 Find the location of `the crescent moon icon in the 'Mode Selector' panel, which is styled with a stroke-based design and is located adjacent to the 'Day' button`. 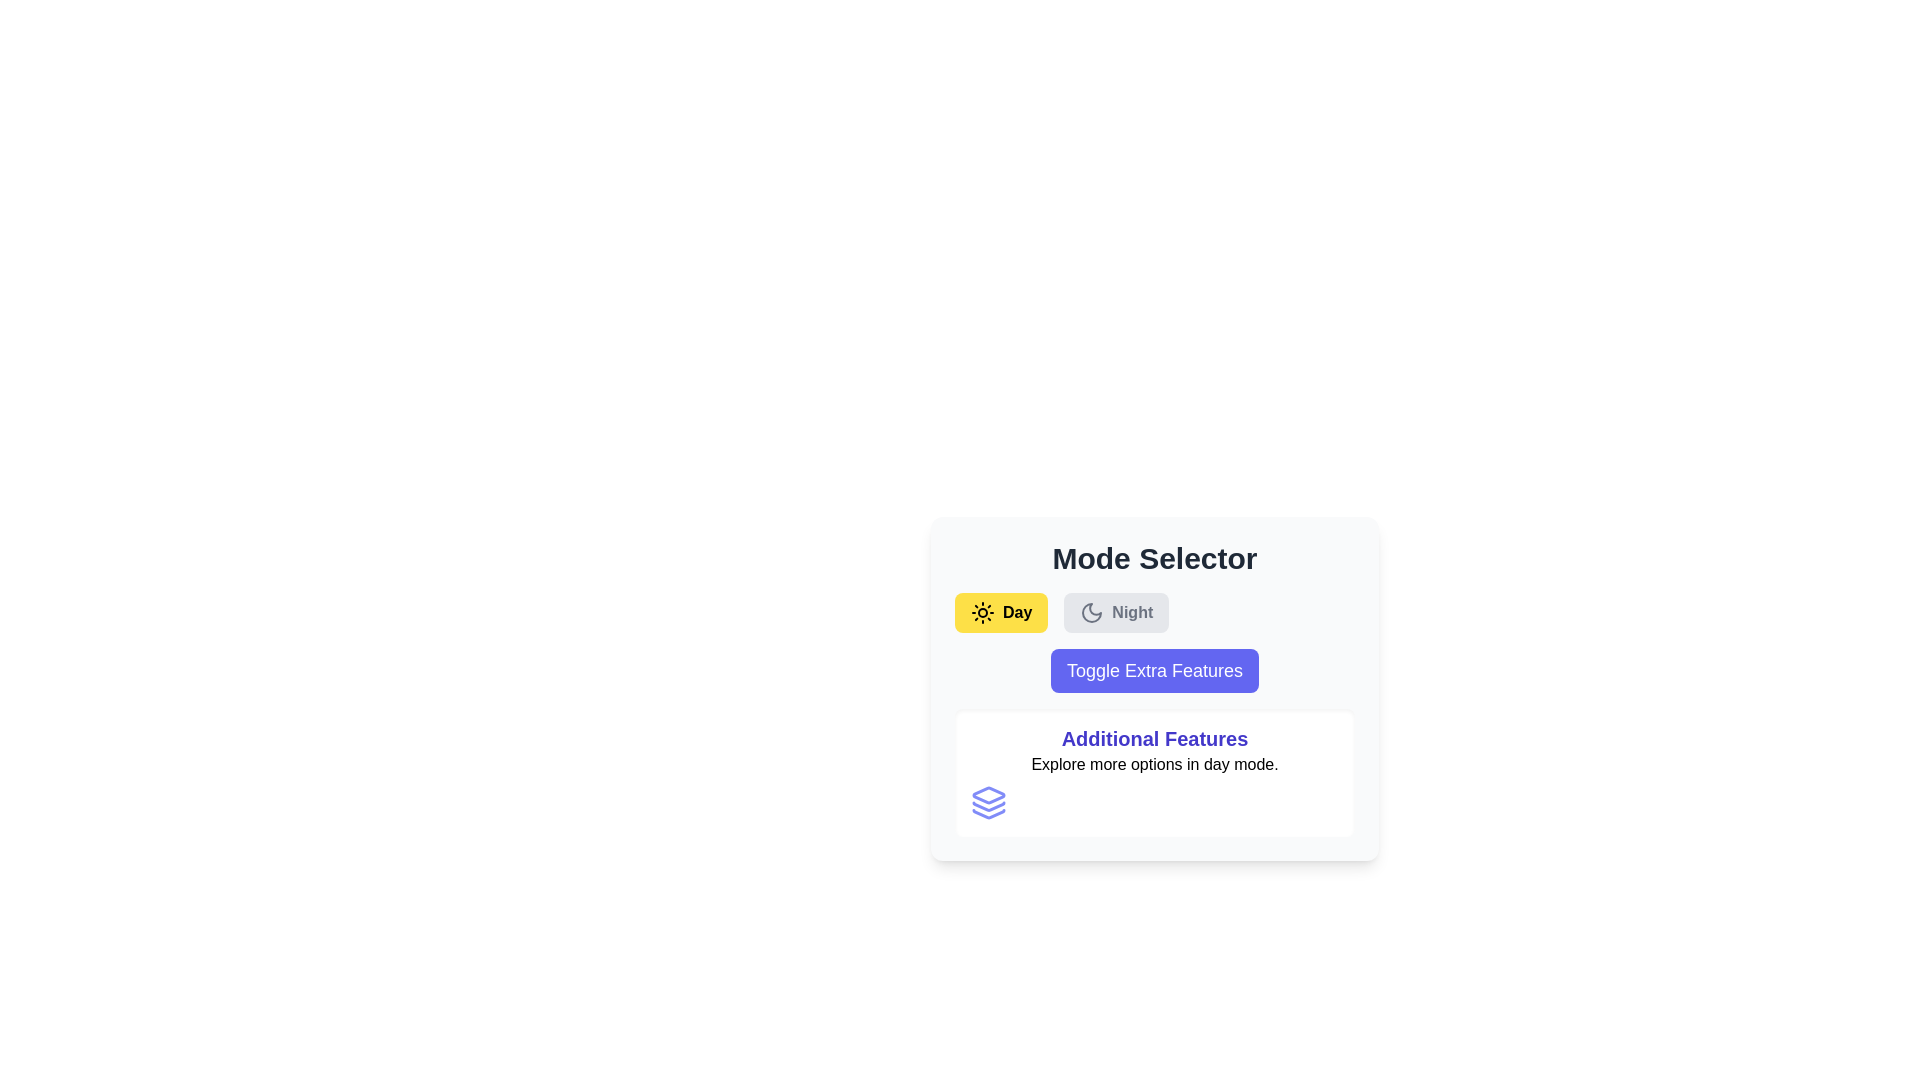

the crescent moon icon in the 'Mode Selector' panel, which is styled with a stroke-based design and is located adjacent to the 'Day' button is located at coordinates (1091, 612).